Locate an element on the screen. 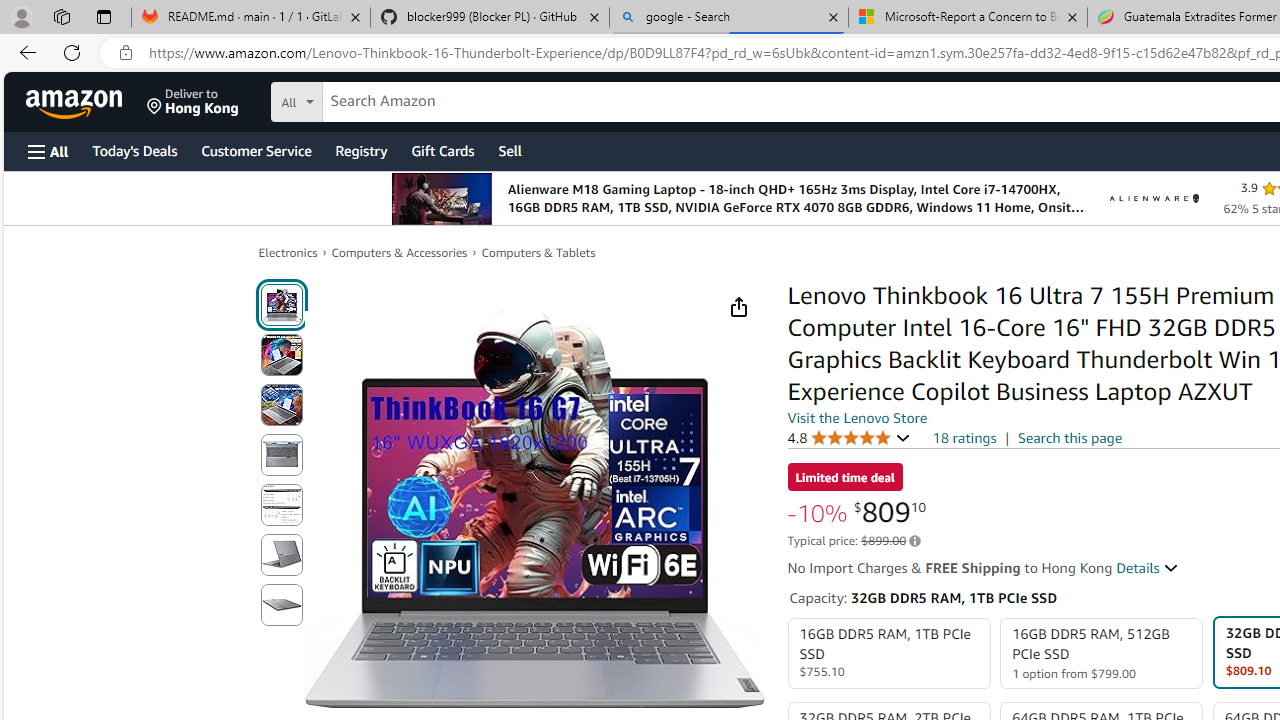 The image size is (1280, 720). 'Amazon' is located at coordinates (76, 101).